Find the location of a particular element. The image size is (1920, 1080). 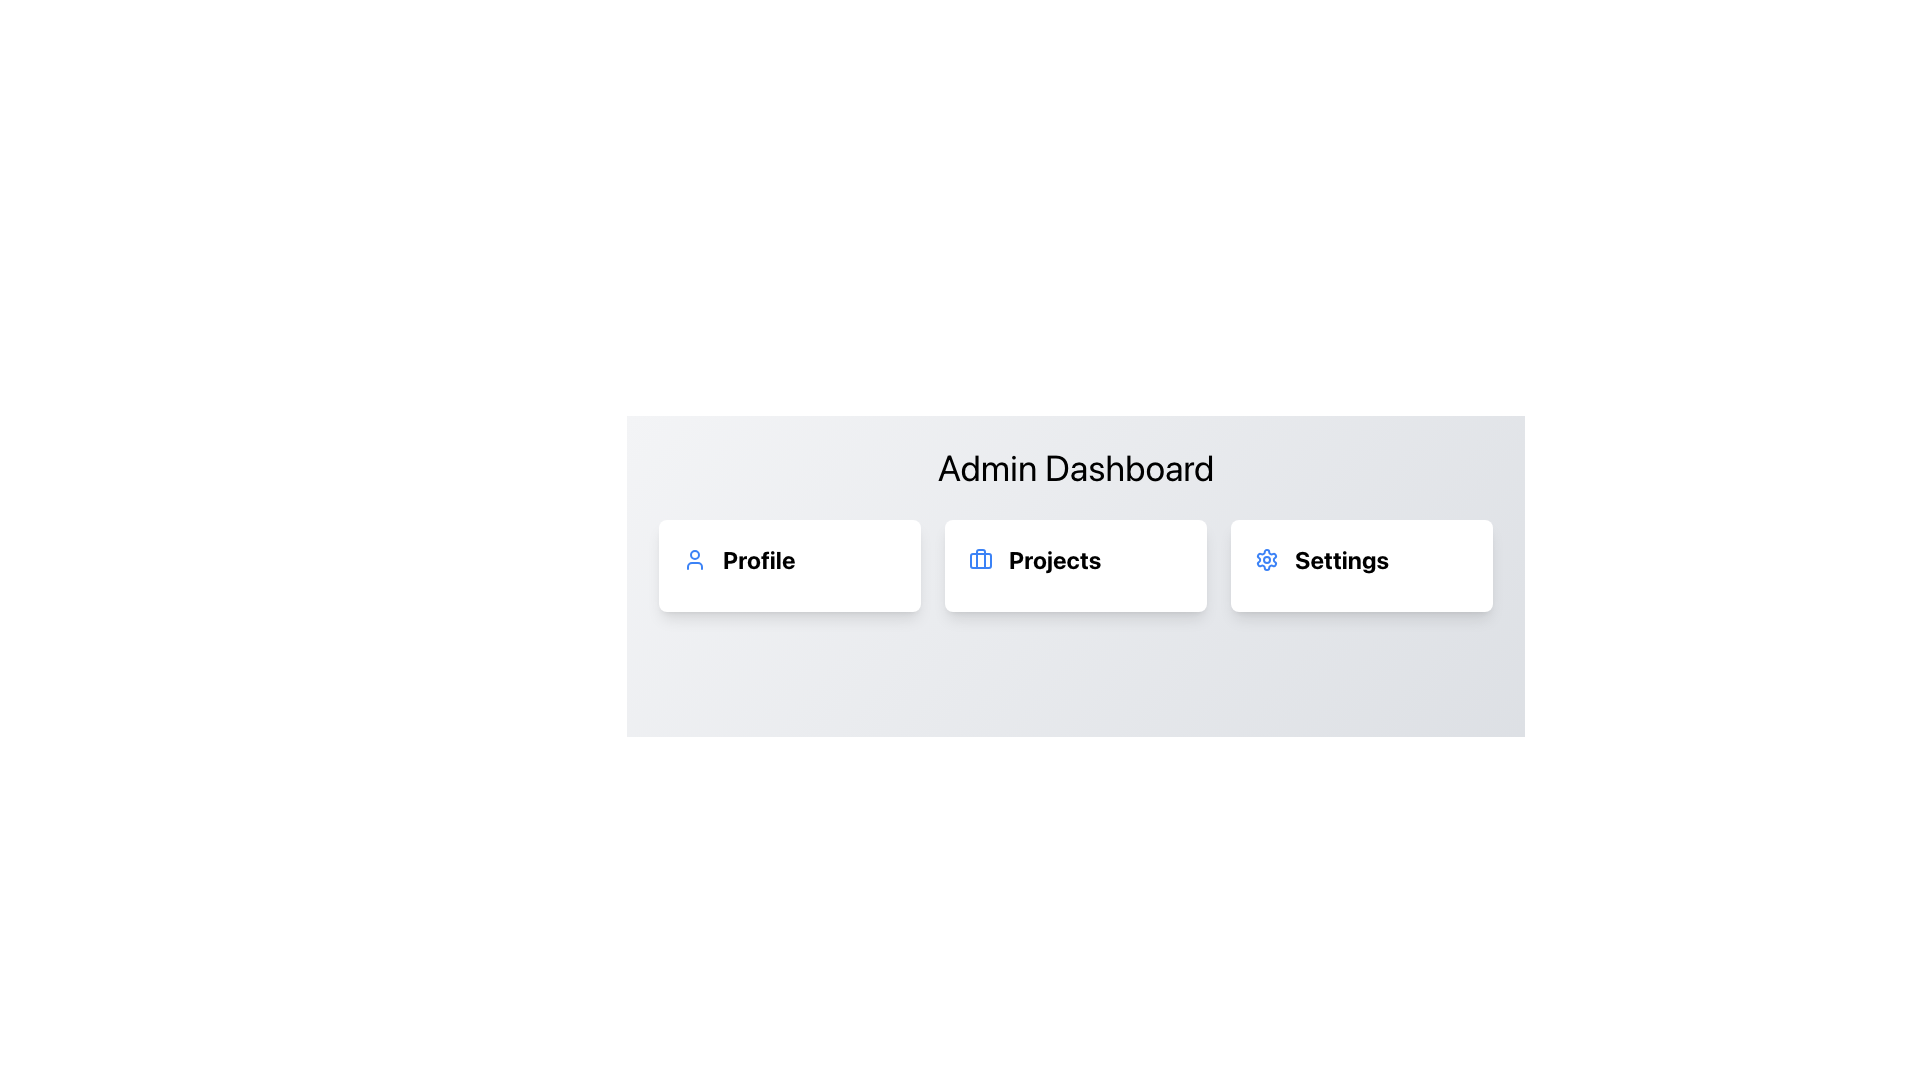

the bold 'Settings' text label, which is styled in black and positioned near a gear icon is located at coordinates (1342, 559).